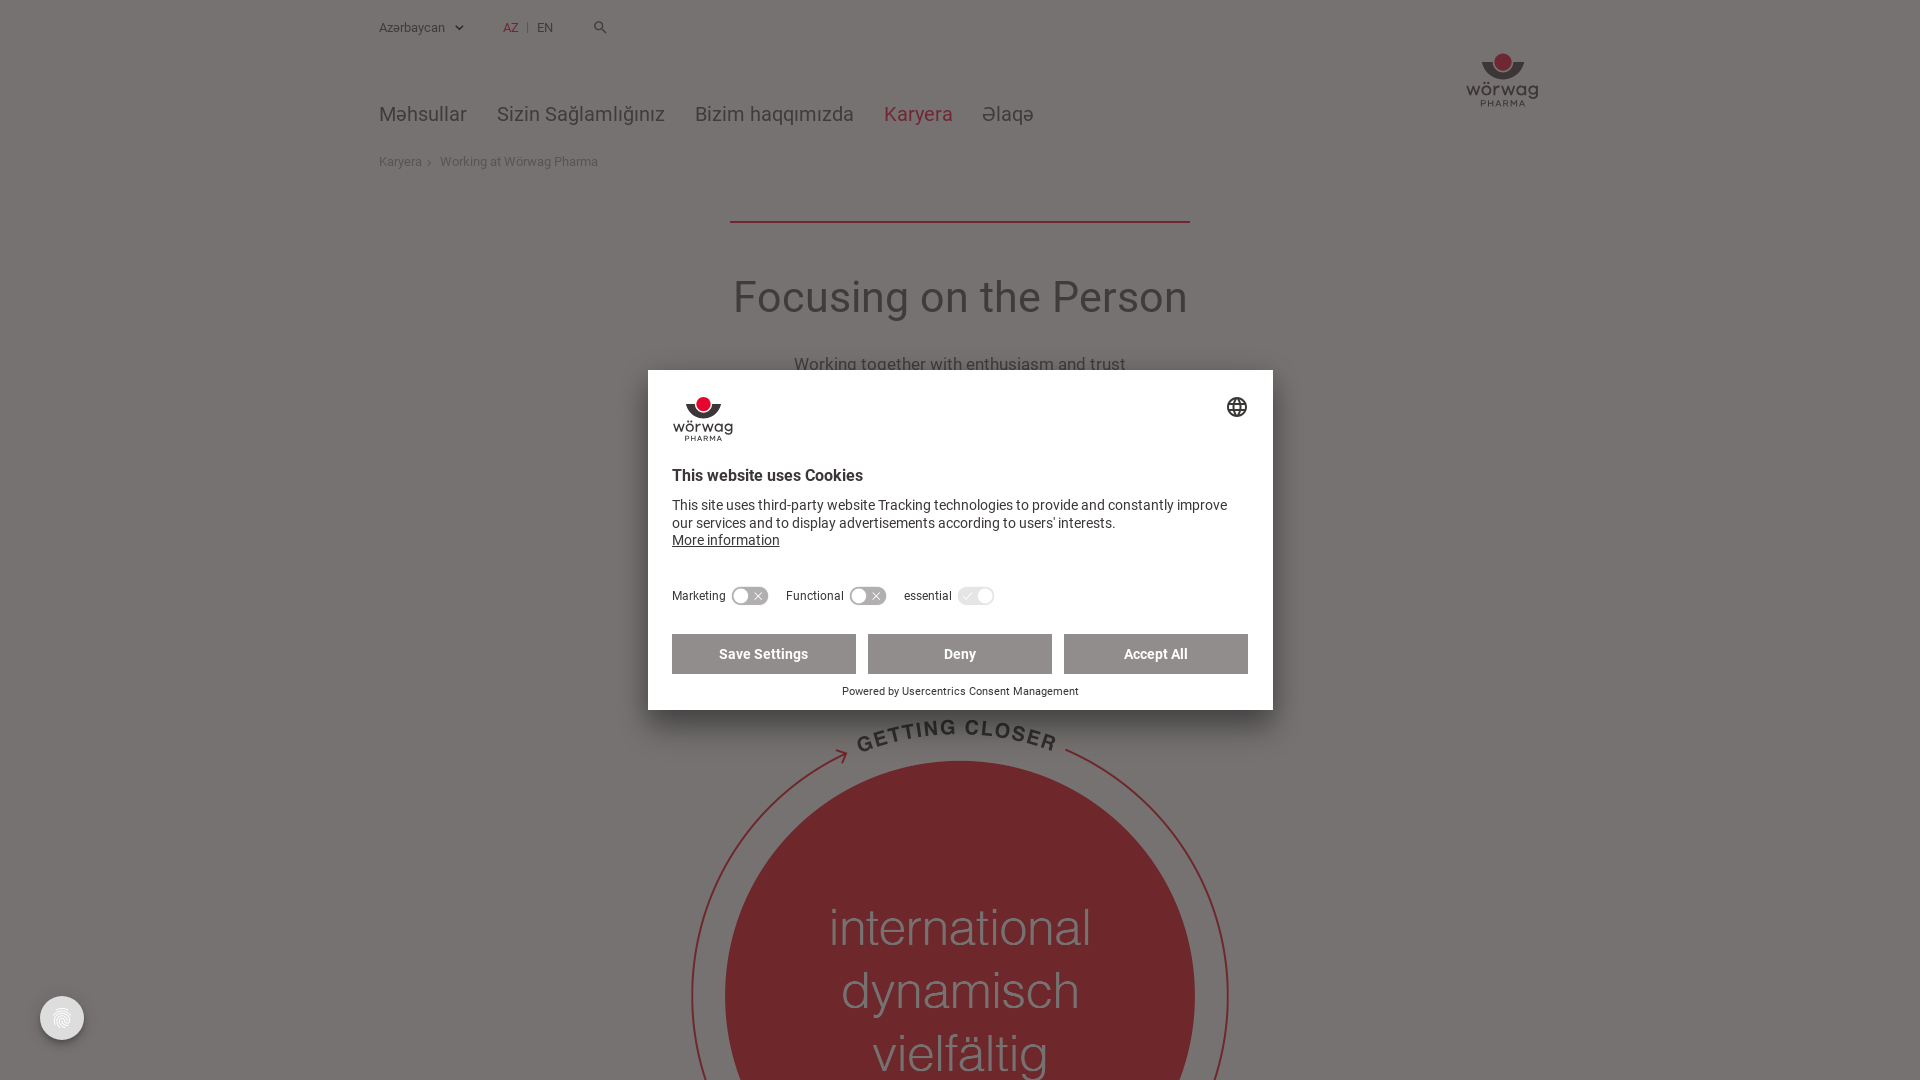 This screenshot has height=1080, width=1920. Describe the element at coordinates (599, 27) in the screenshot. I see `'Search'` at that location.